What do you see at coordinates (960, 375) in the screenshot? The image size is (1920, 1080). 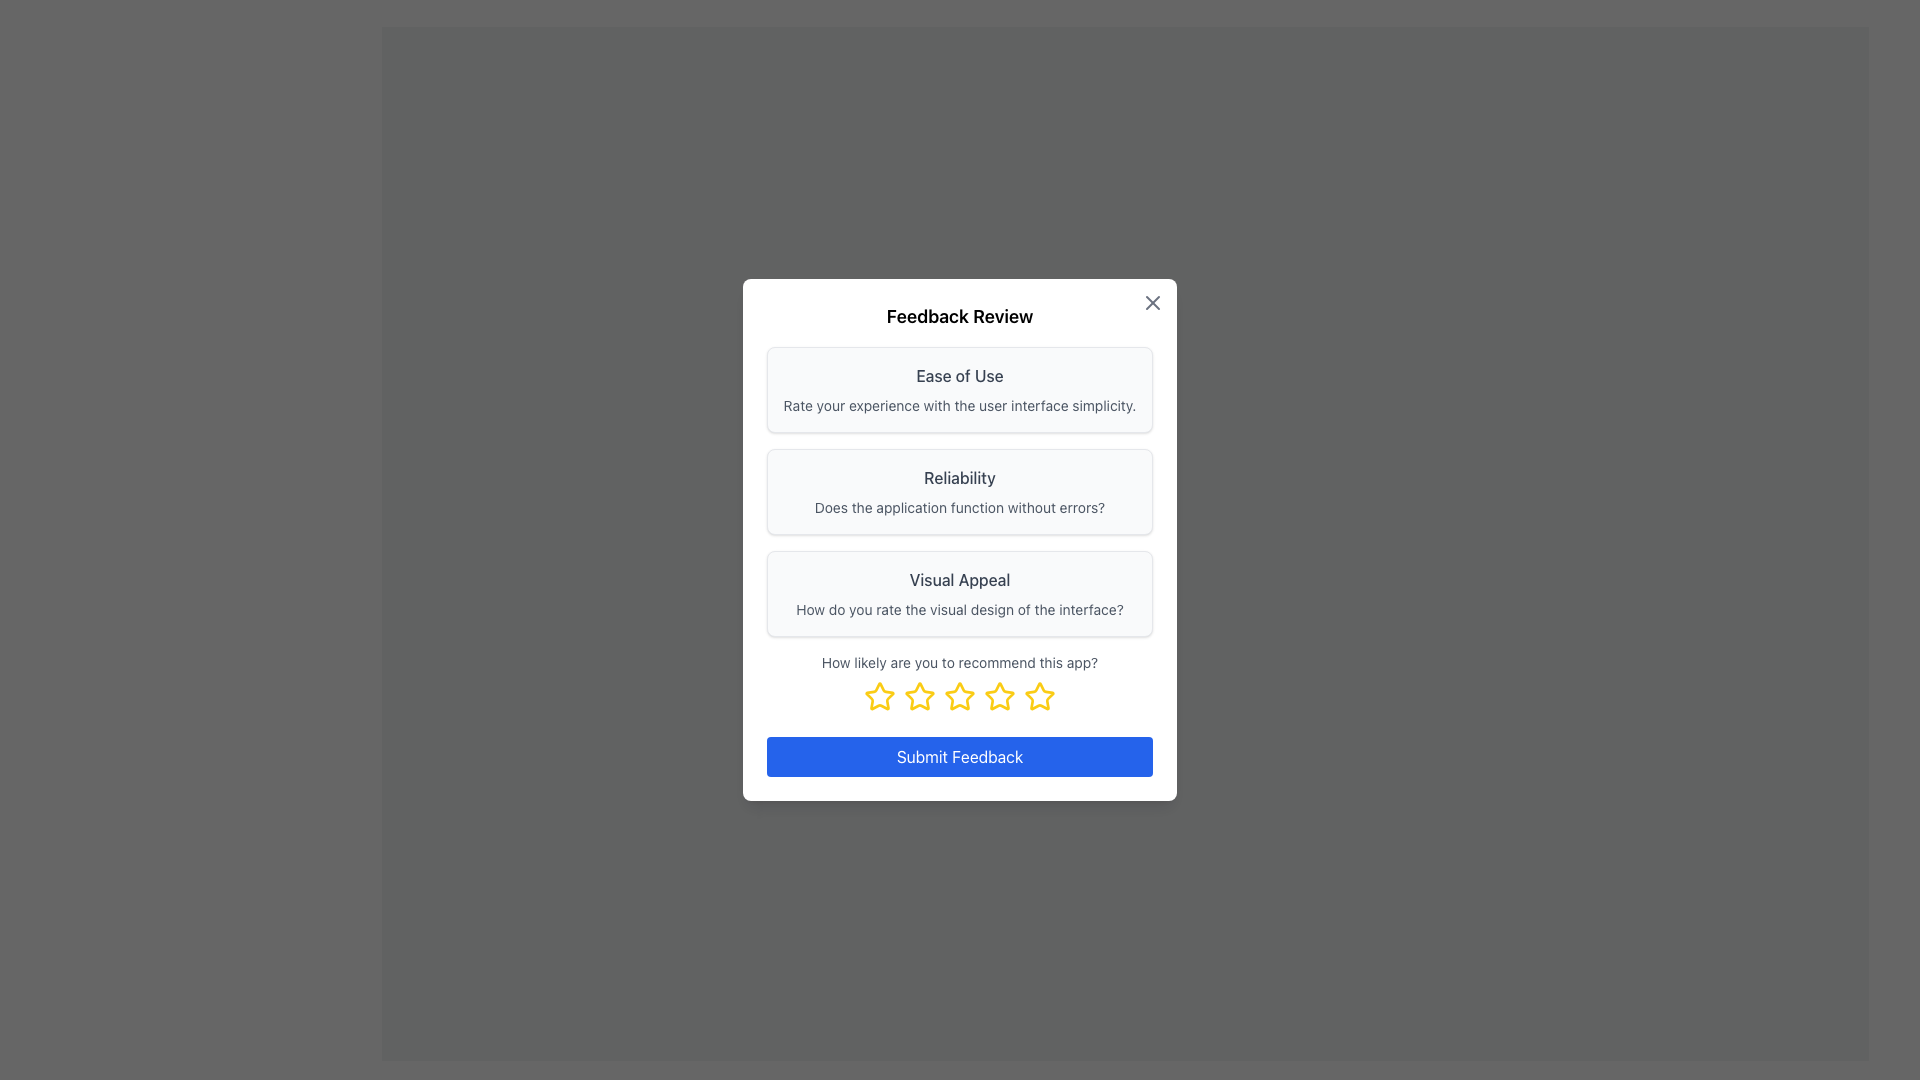 I see `the 'Ease of Use' label, which is a gray textual heading centered at the top of the feedback section, above the description text` at bounding box center [960, 375].